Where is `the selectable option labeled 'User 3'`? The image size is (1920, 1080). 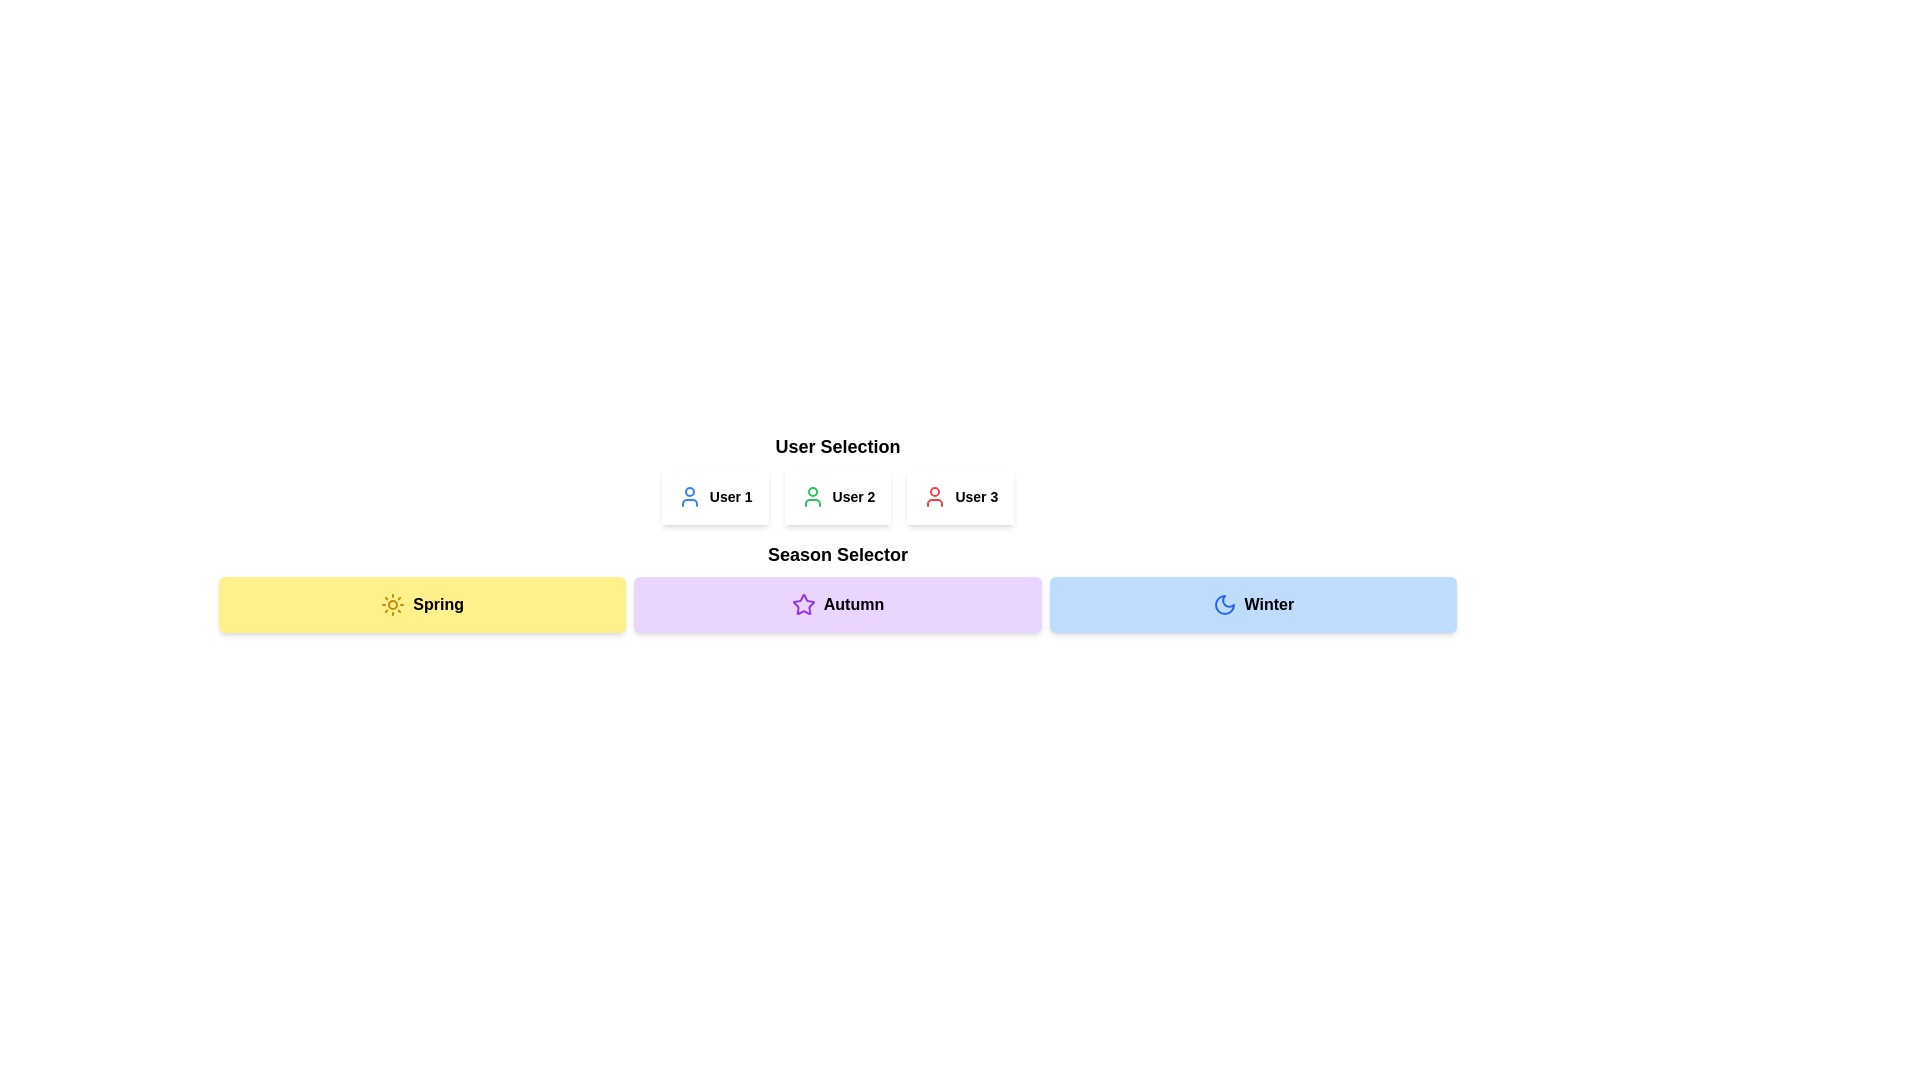
the selectable option labeled 'User 3' is located at coordinates (960, 496).